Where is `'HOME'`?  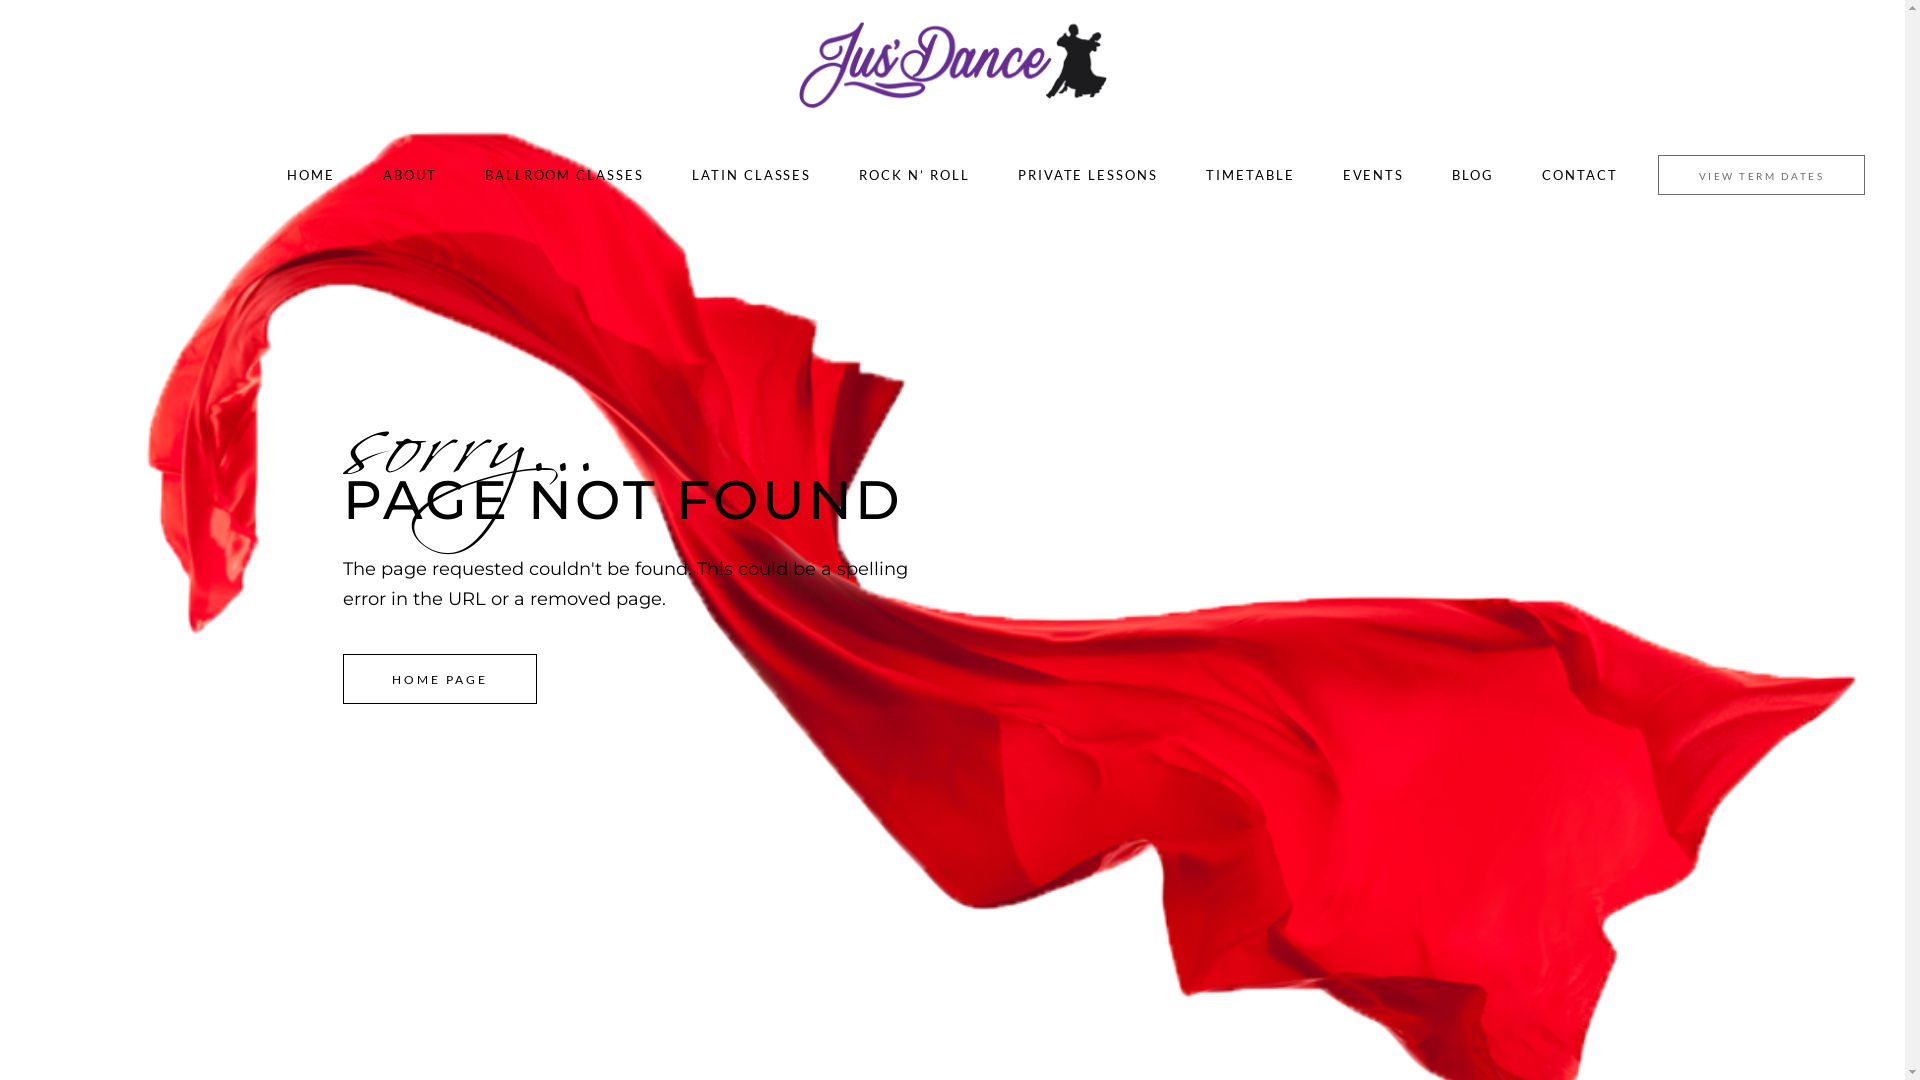 'HOME' is located at coordinates (310, 173).